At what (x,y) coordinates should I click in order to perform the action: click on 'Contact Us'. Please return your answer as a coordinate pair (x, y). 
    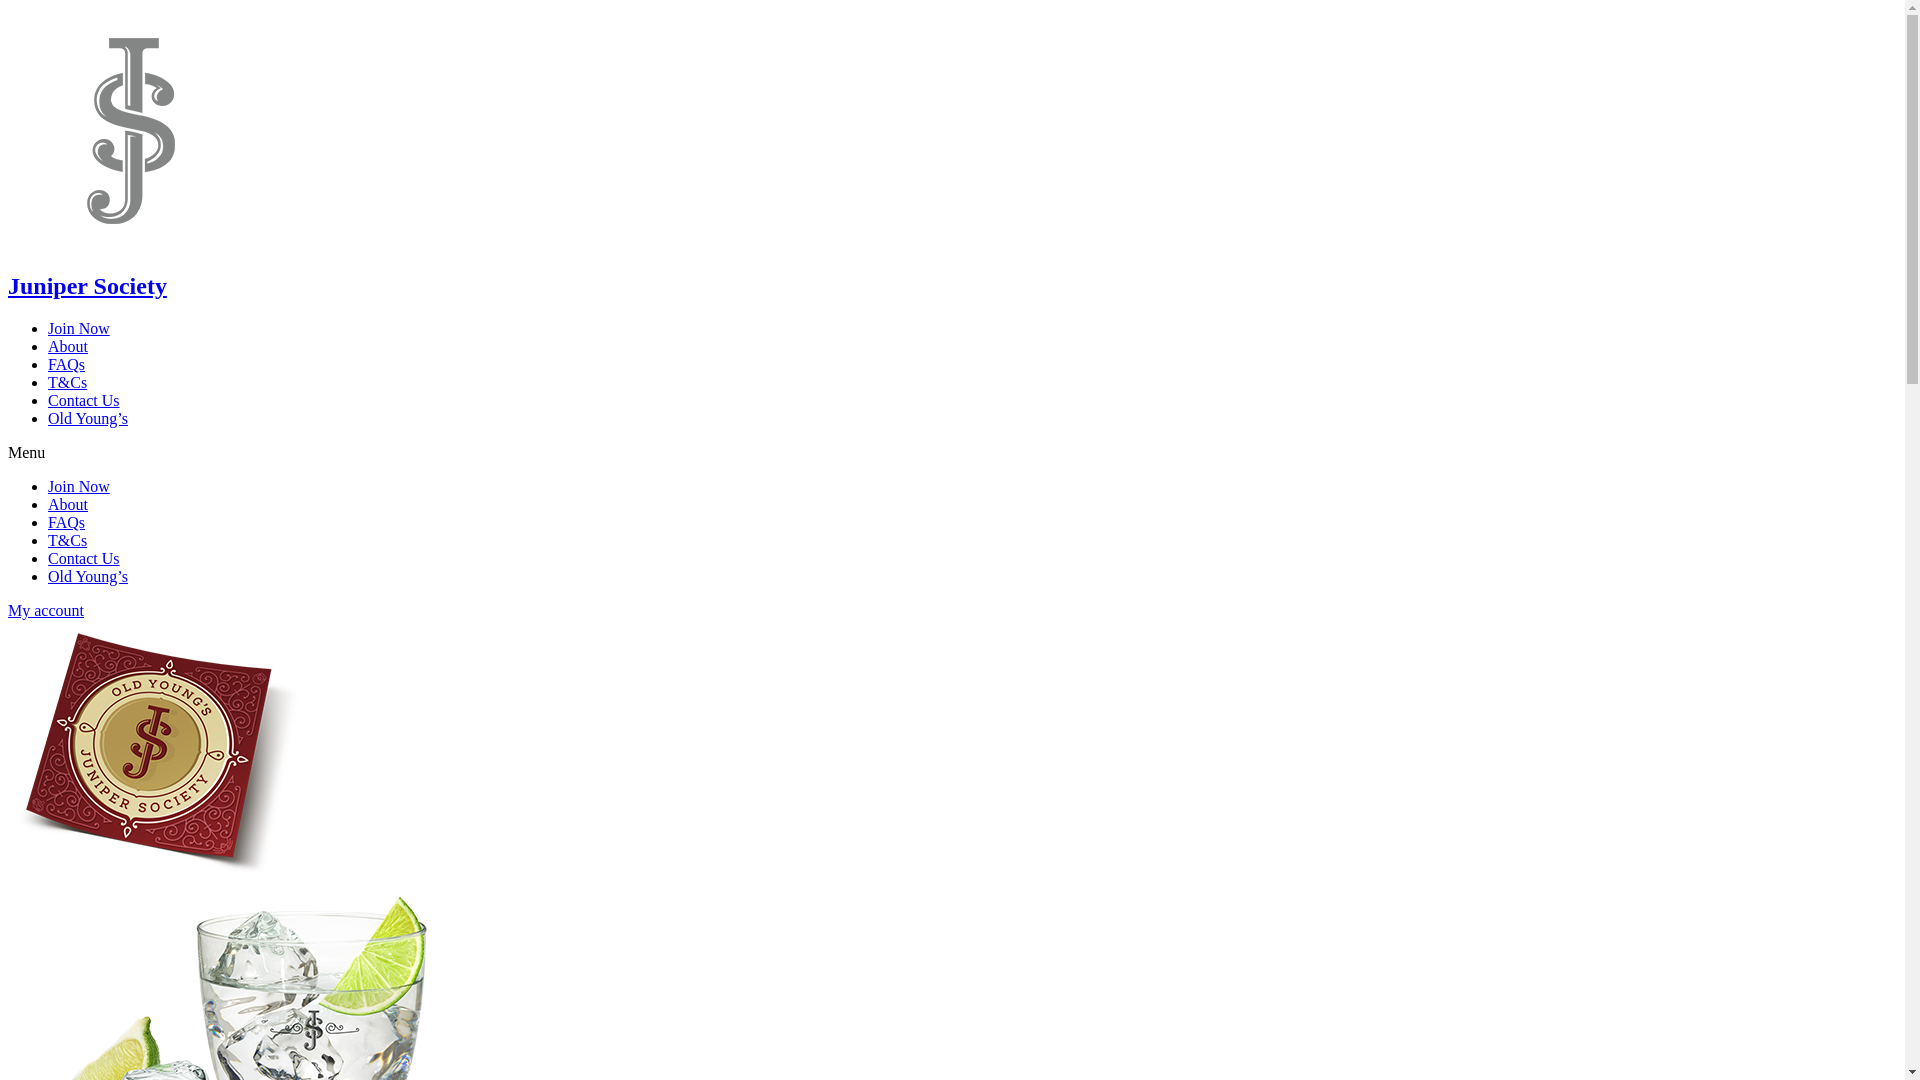
    Looking at the image, I should click on (82, 558).